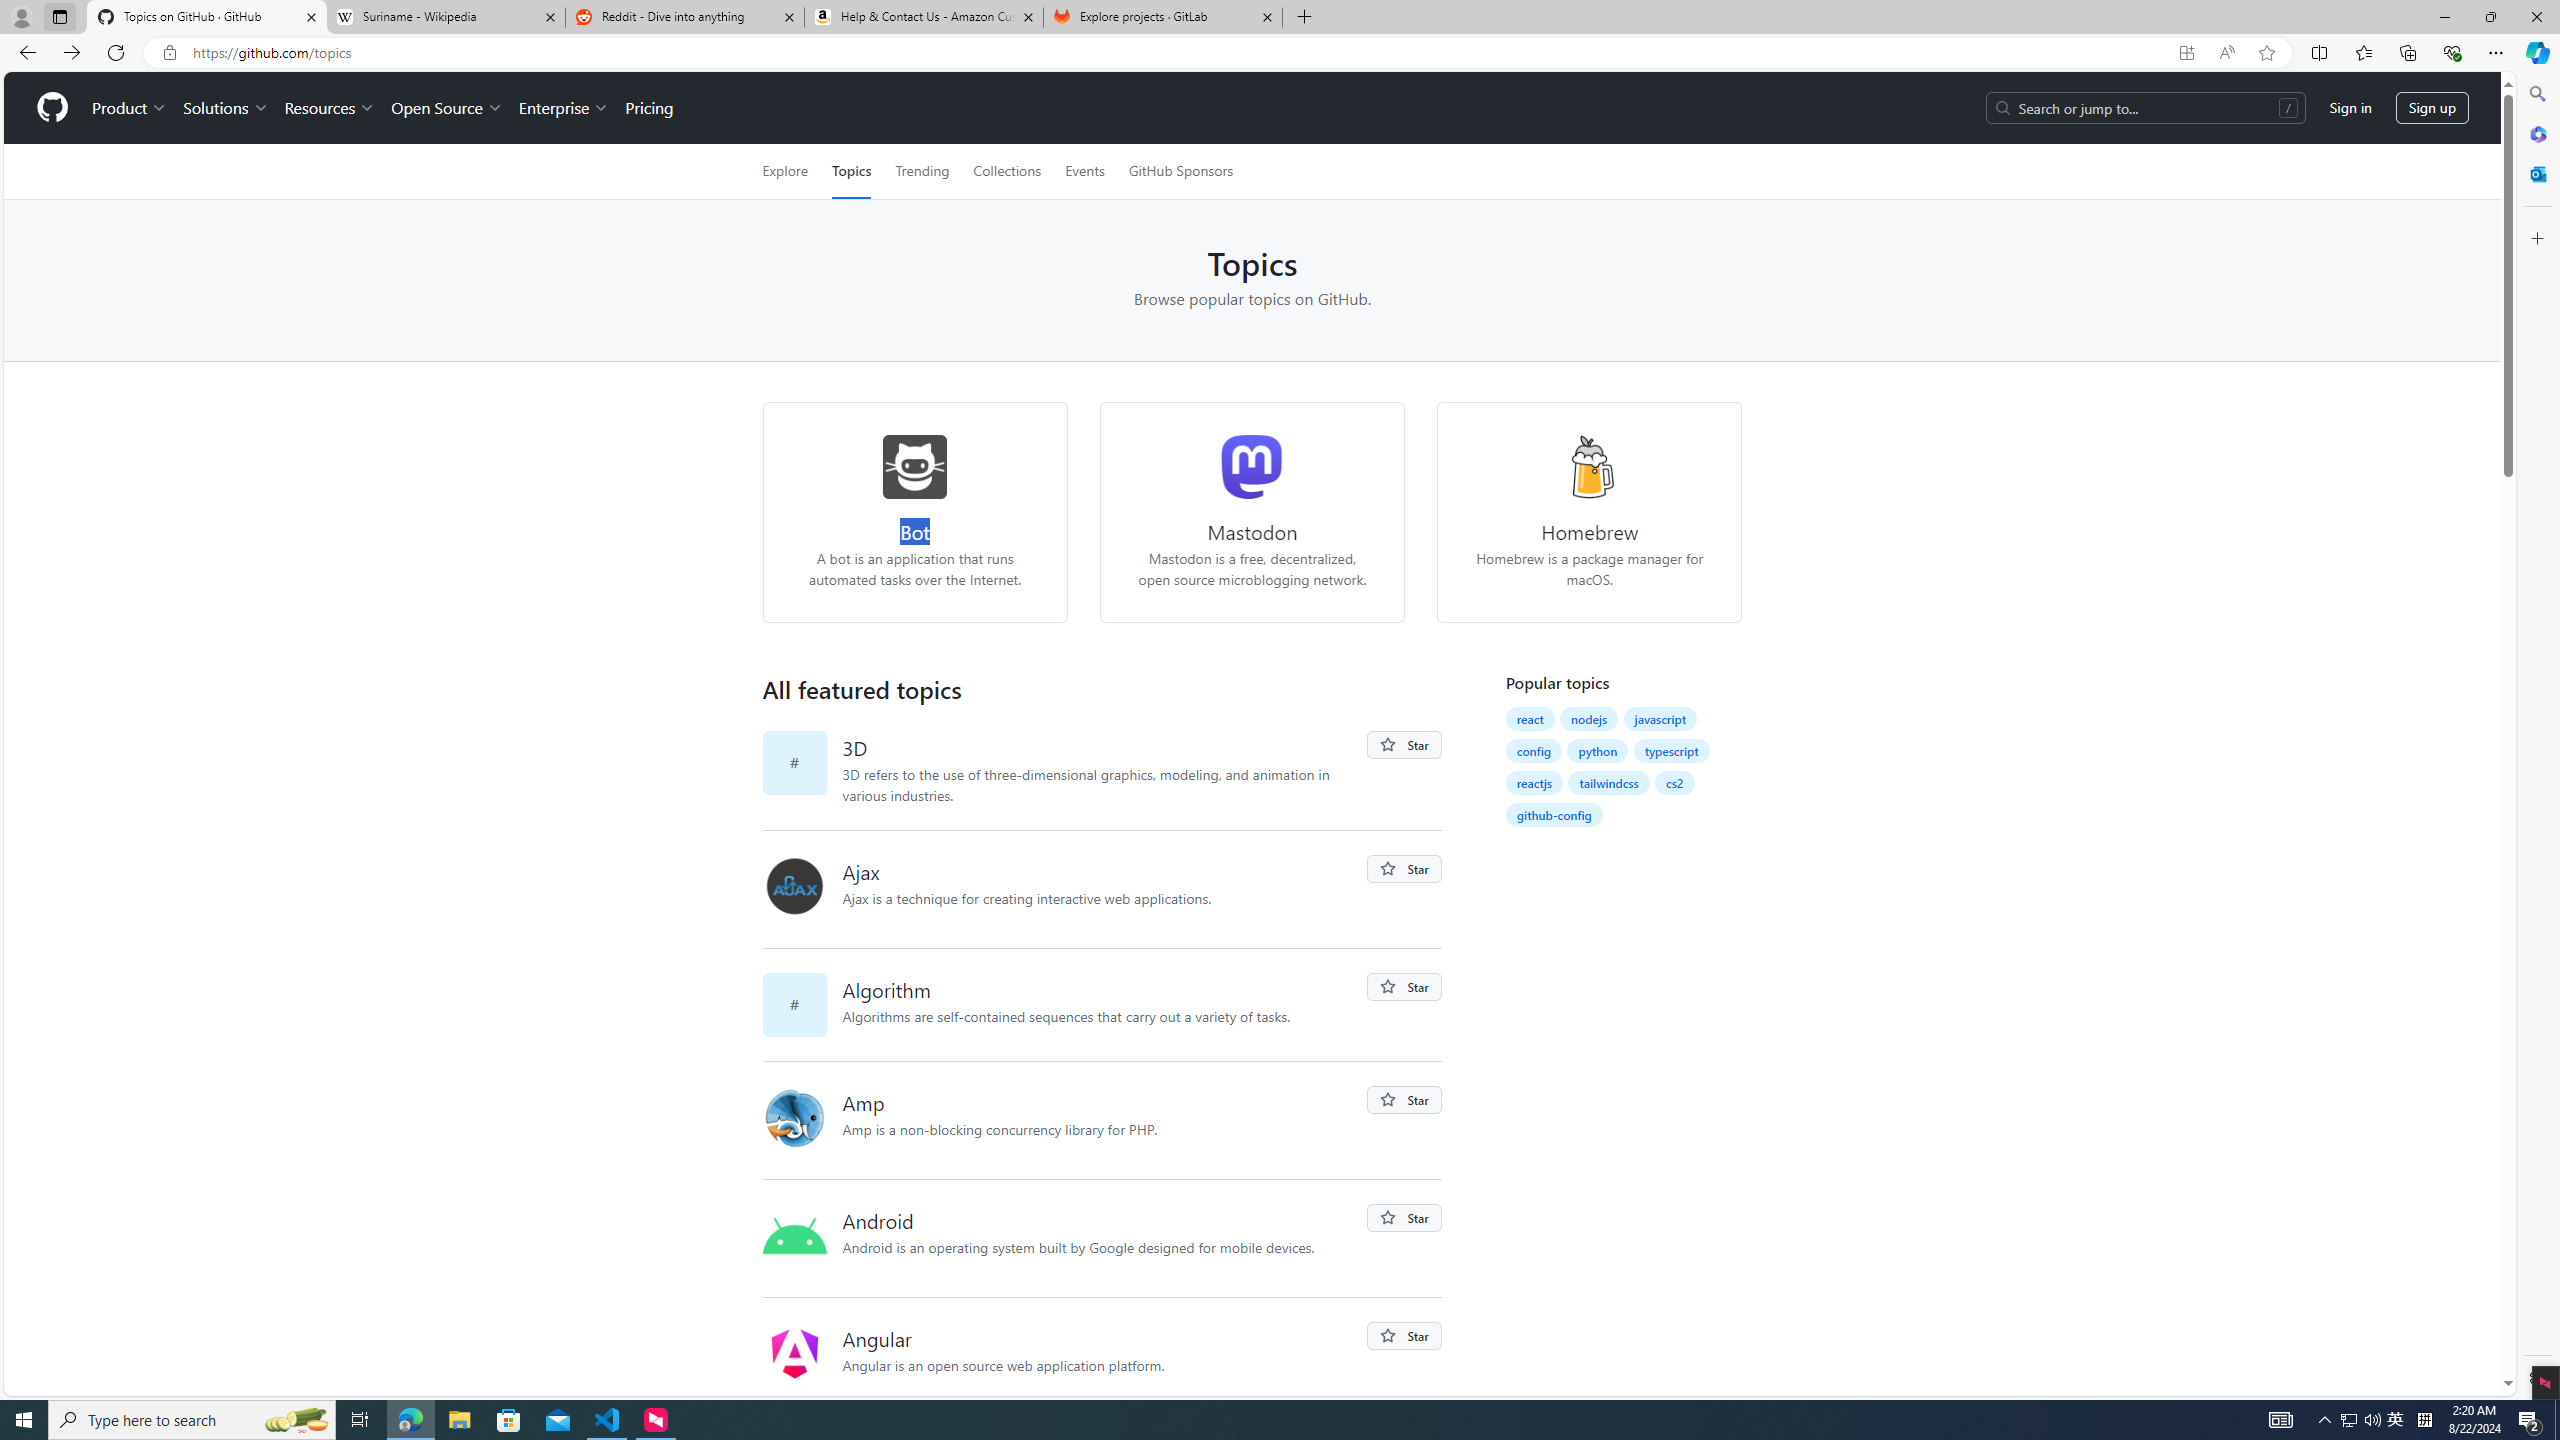  Describe the element at coordinates (1084, 171) in the screenshot. I see `'Events'` at that location.